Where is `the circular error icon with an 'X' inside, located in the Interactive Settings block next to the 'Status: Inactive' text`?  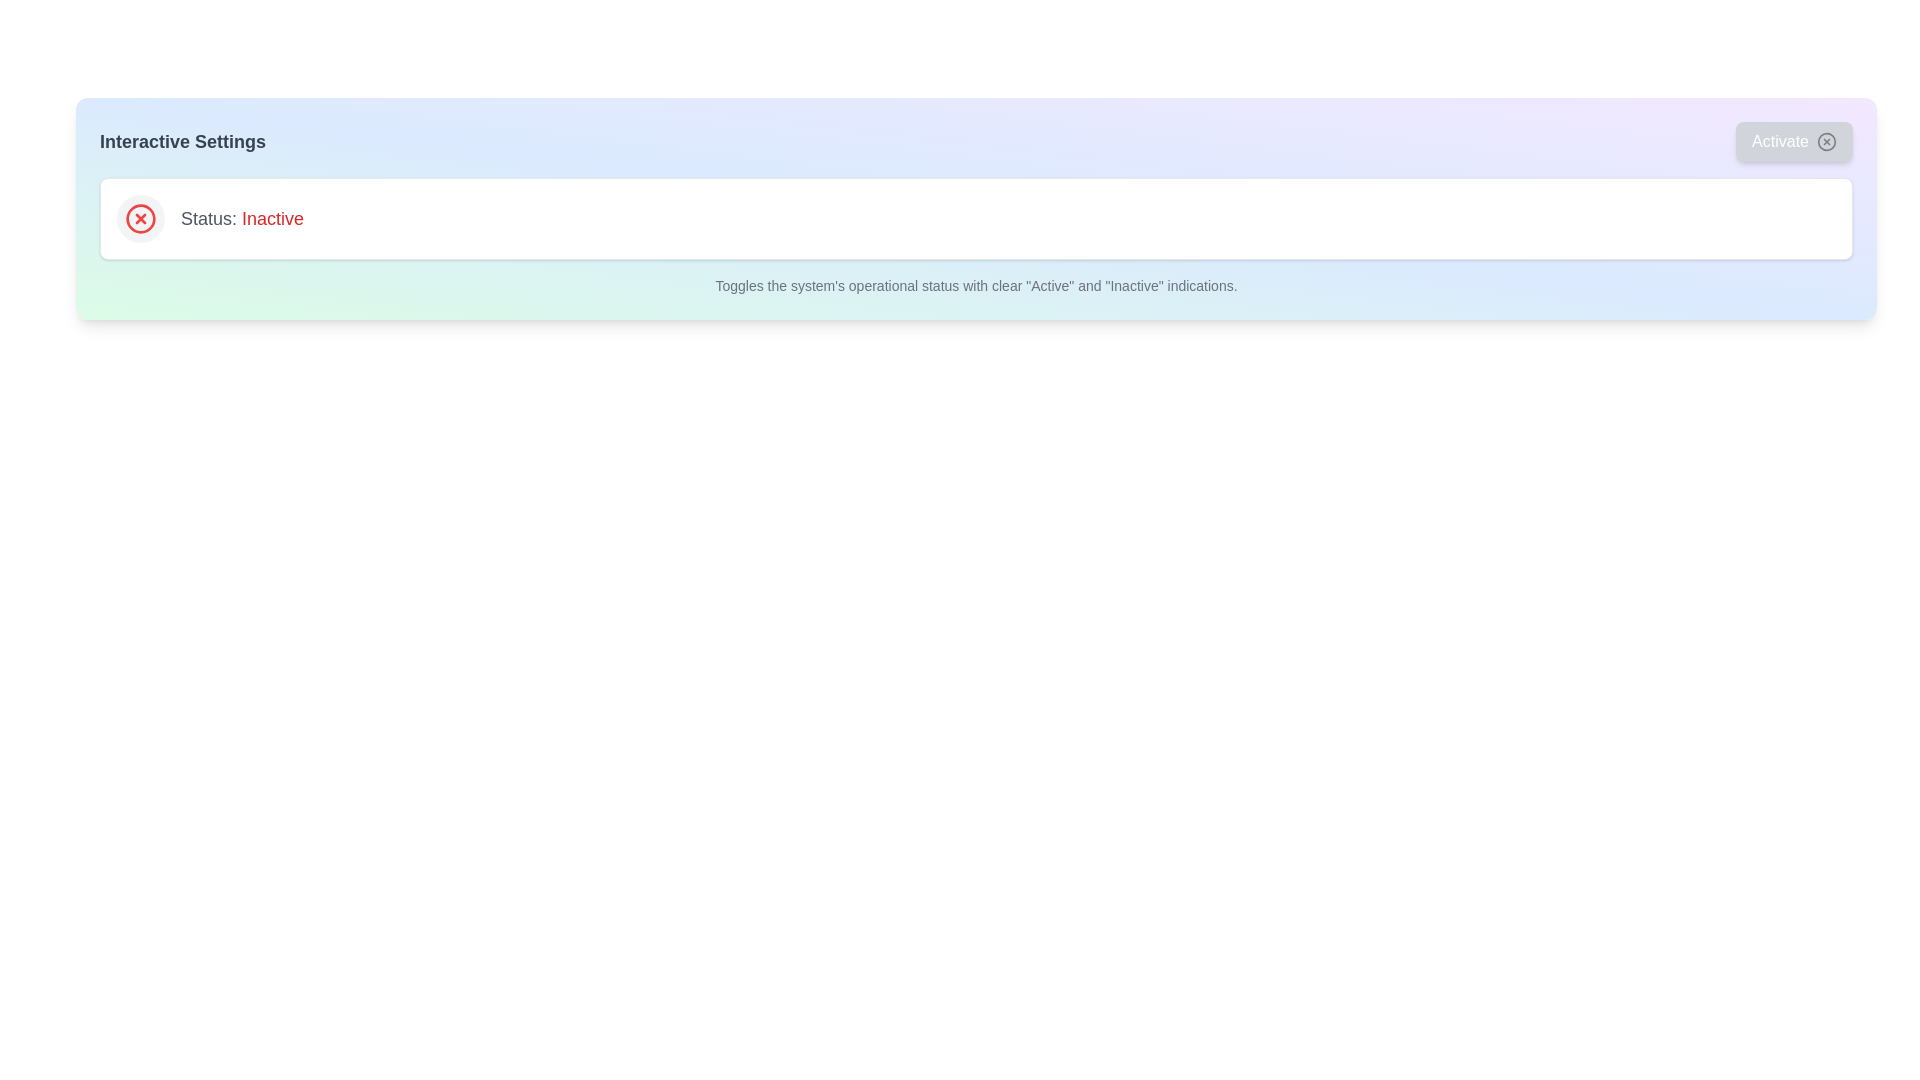
the circular error icon with an 'X' inside, located in the Interactive Settings block next to the 'Status: Inactive' text is located at coordinates (139, 219).